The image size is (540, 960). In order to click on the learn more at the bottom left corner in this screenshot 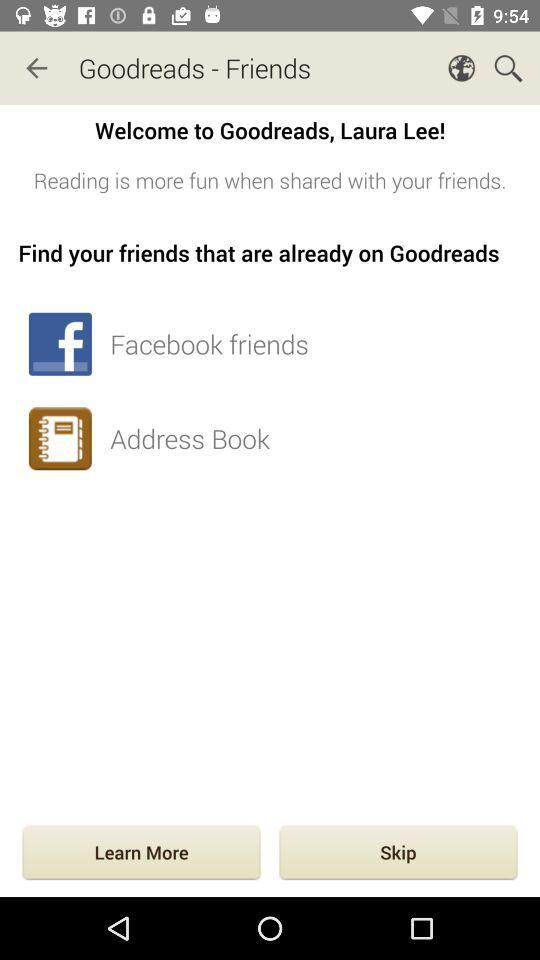, I will do `click(140, 853)`.